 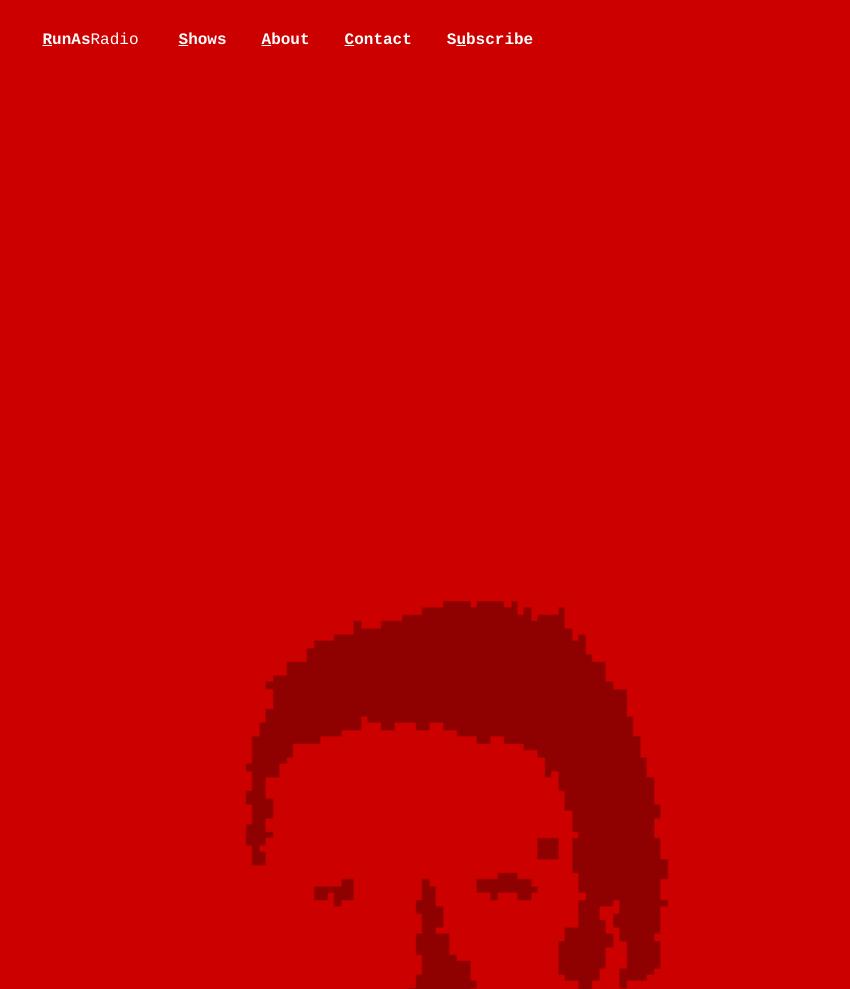 I want to click on 'R', so click(x=40, y=40).